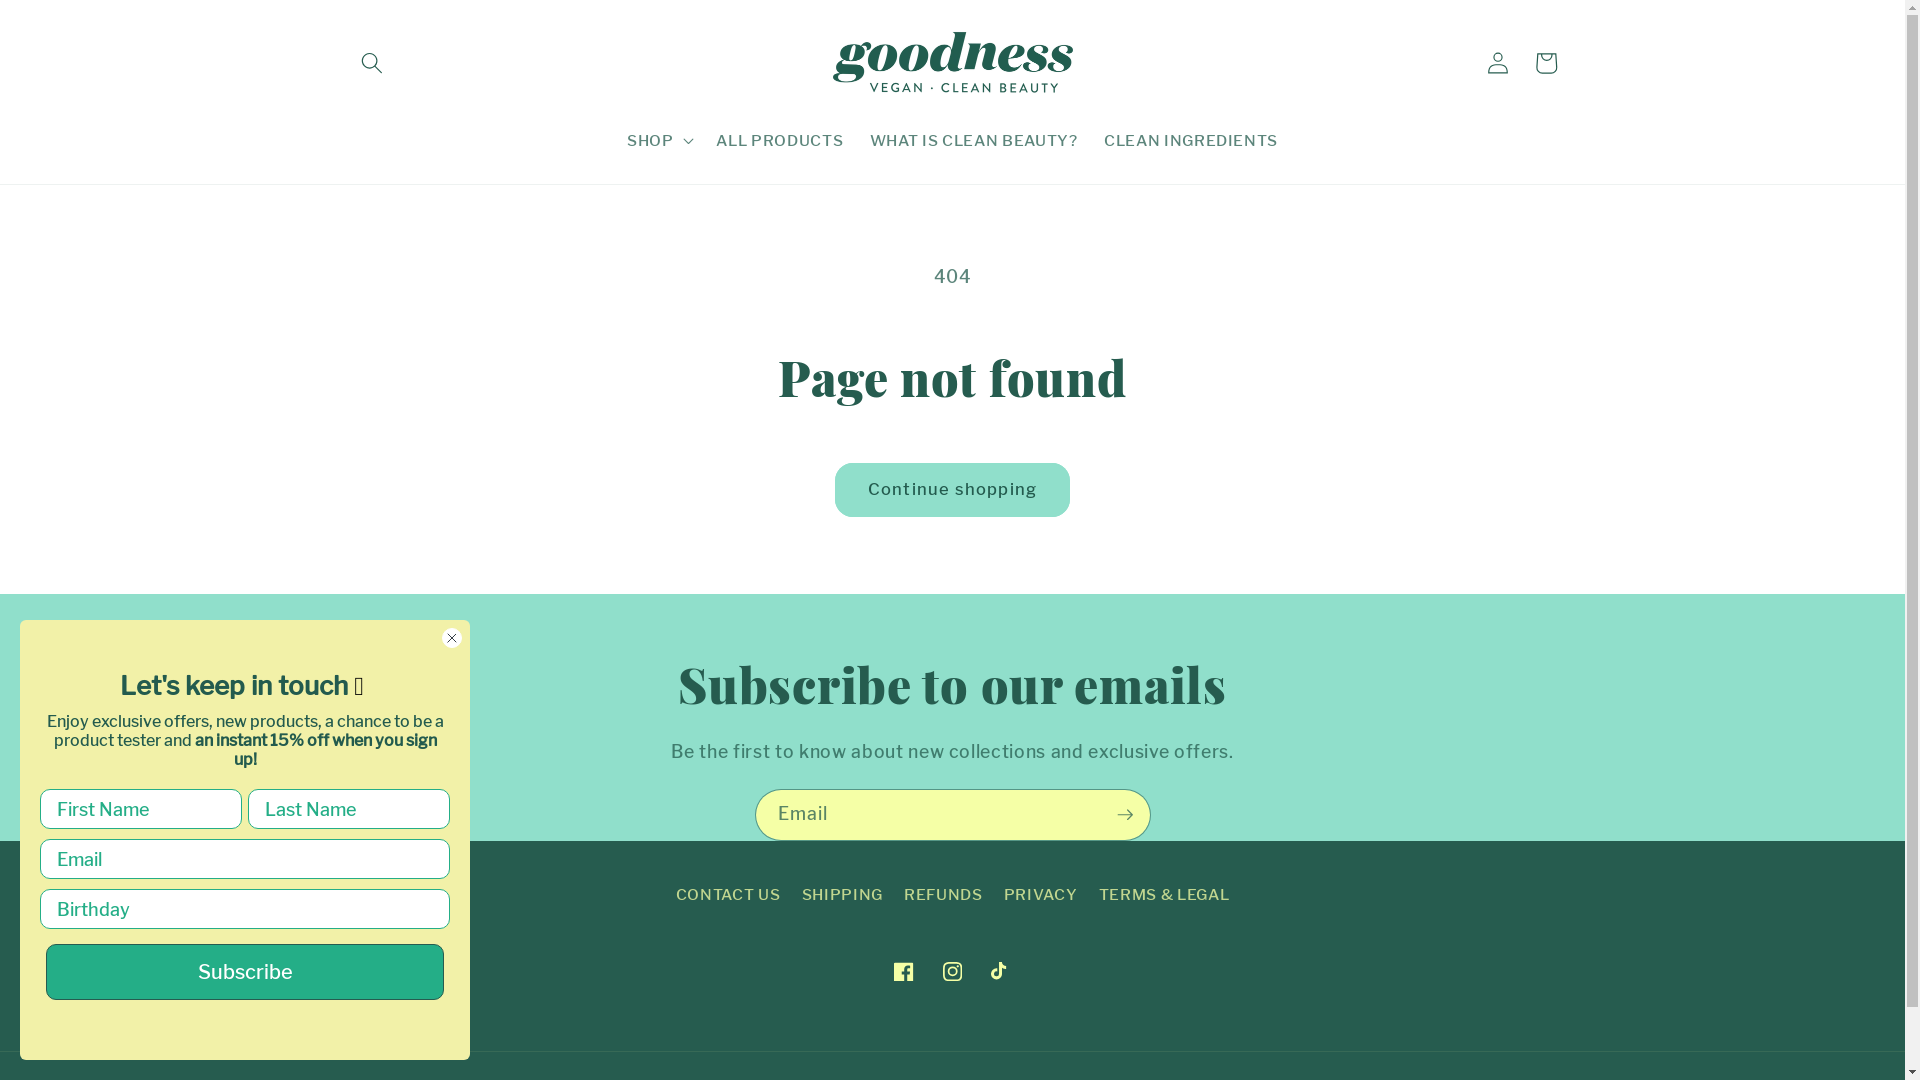 This screenshot has height=1080, width=1920. Describe the element at coordinates (450, 637) in the screenshot. I see `'Close dialog 1'` at that location.